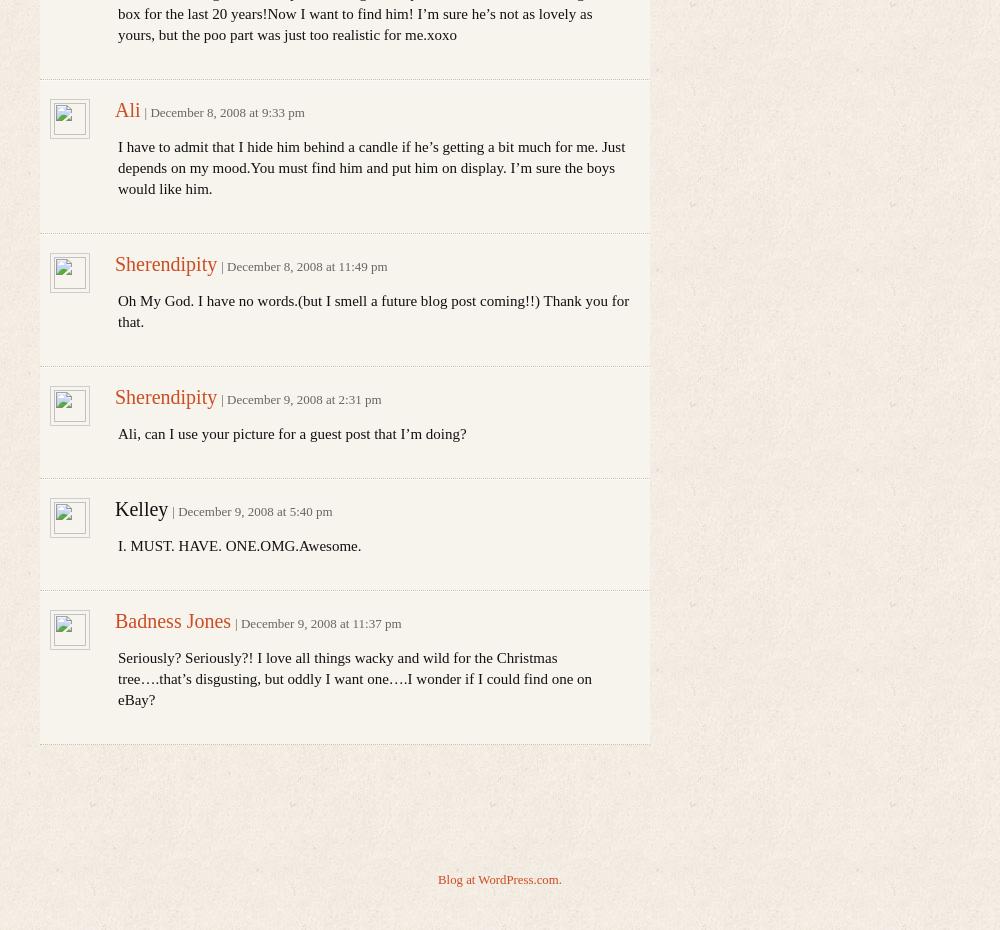 This screenshot has width=1000, height=930. I want to click on 'I have to admit that I hide him behind a candle if he’s getting a bit much for me. Just depends on my mood.You must find him and put him on display. I’m sure the boys would like him.', so click(370, 166).